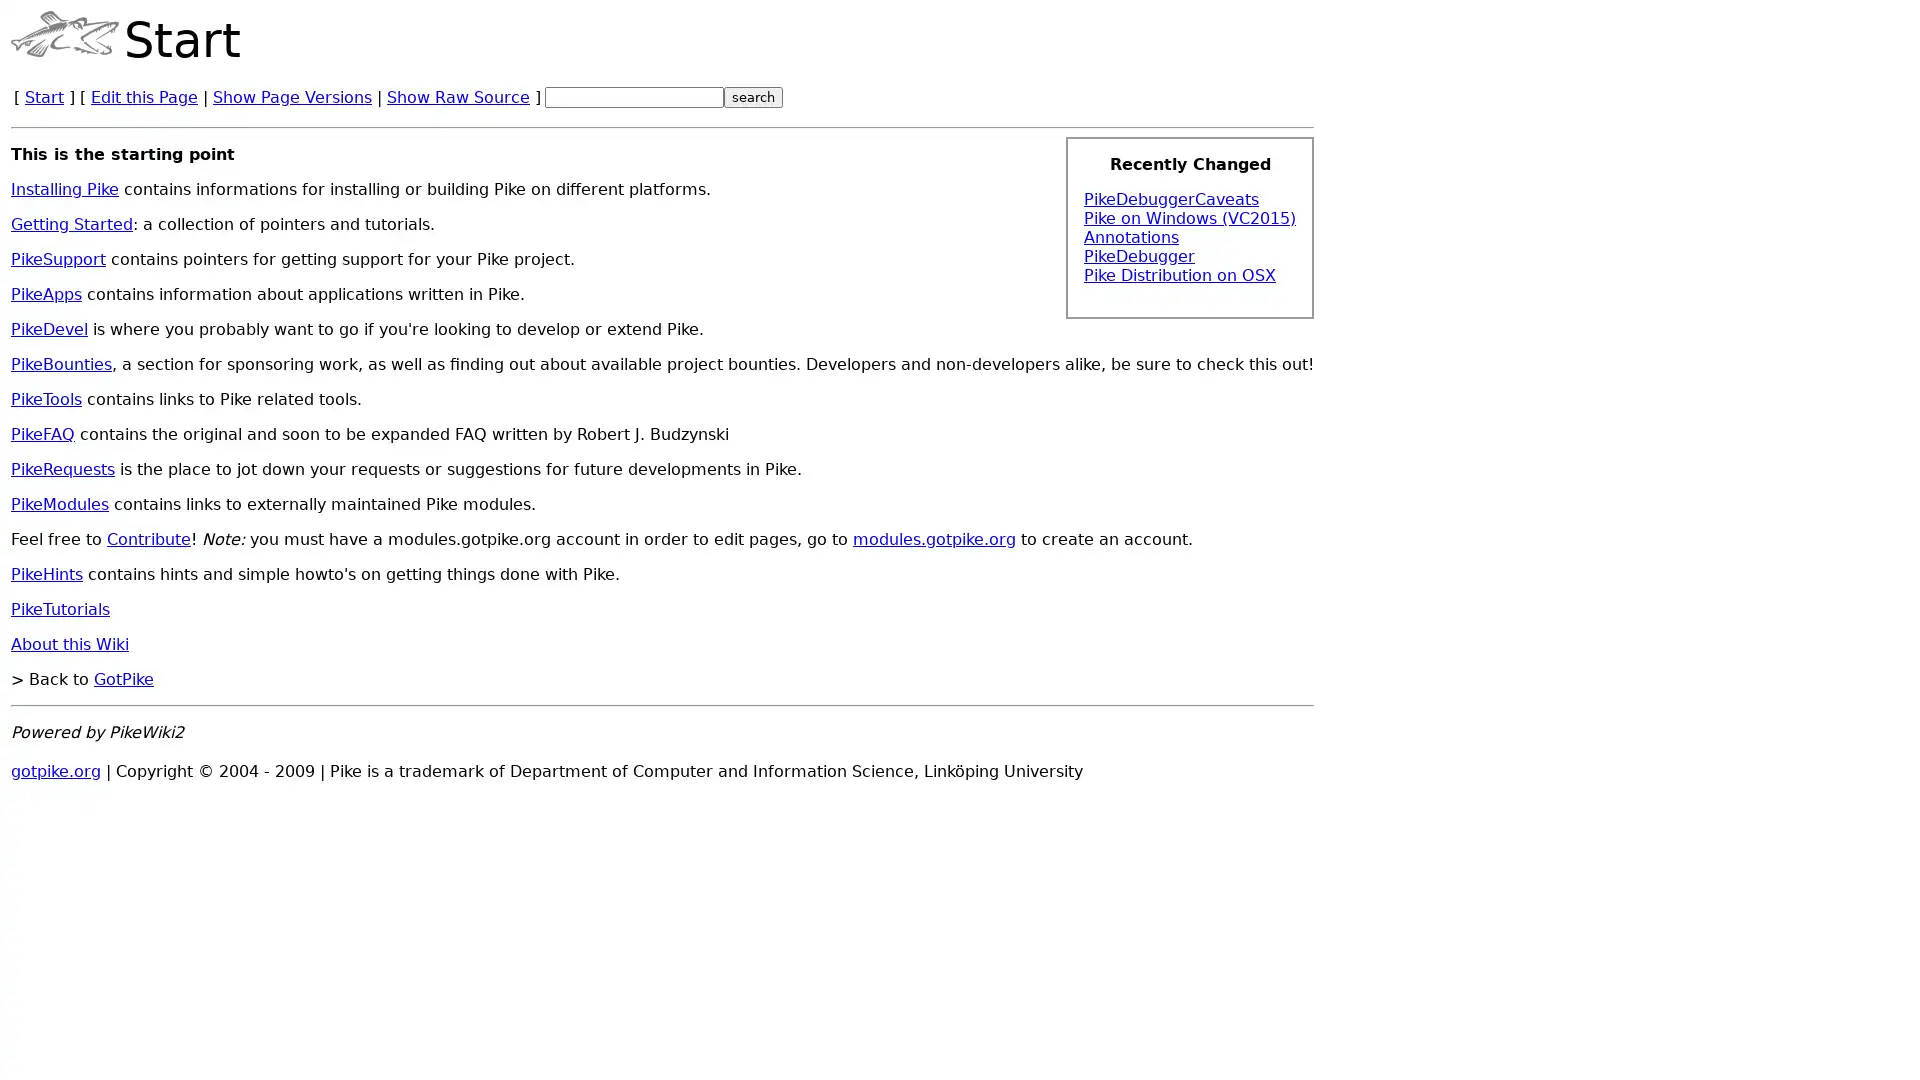  Describe the element at coordinates (752, 97) in the screenshot. I see `search` at that location.